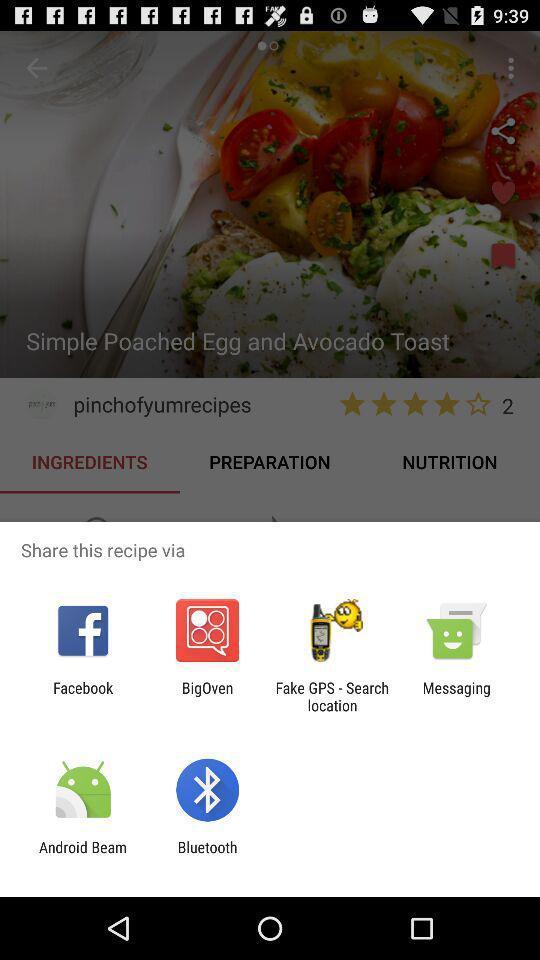 This screenshot has width=540, height=960. Describe the element at coordinates (82, 855) in the screenshot. I see `android beam app` at that location.